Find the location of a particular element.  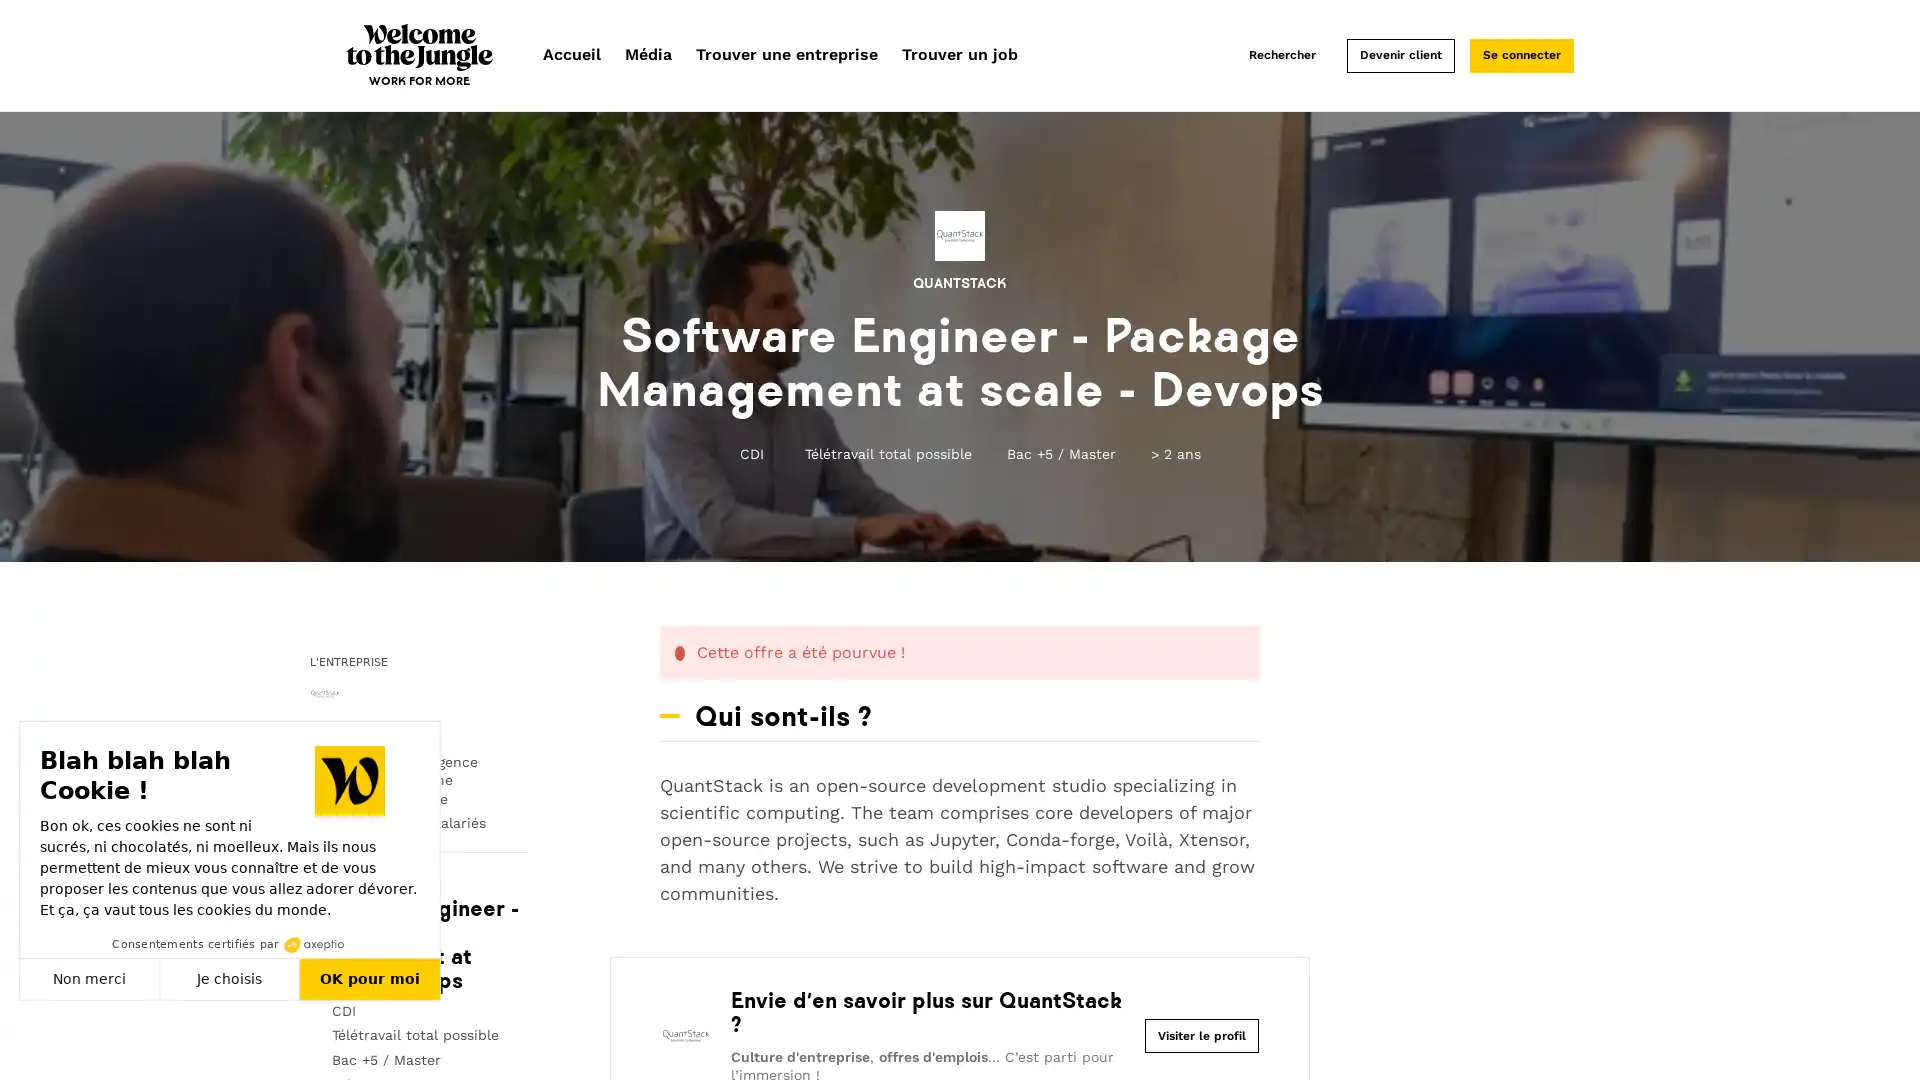

Fermer is located at coordinates (38, 1044).